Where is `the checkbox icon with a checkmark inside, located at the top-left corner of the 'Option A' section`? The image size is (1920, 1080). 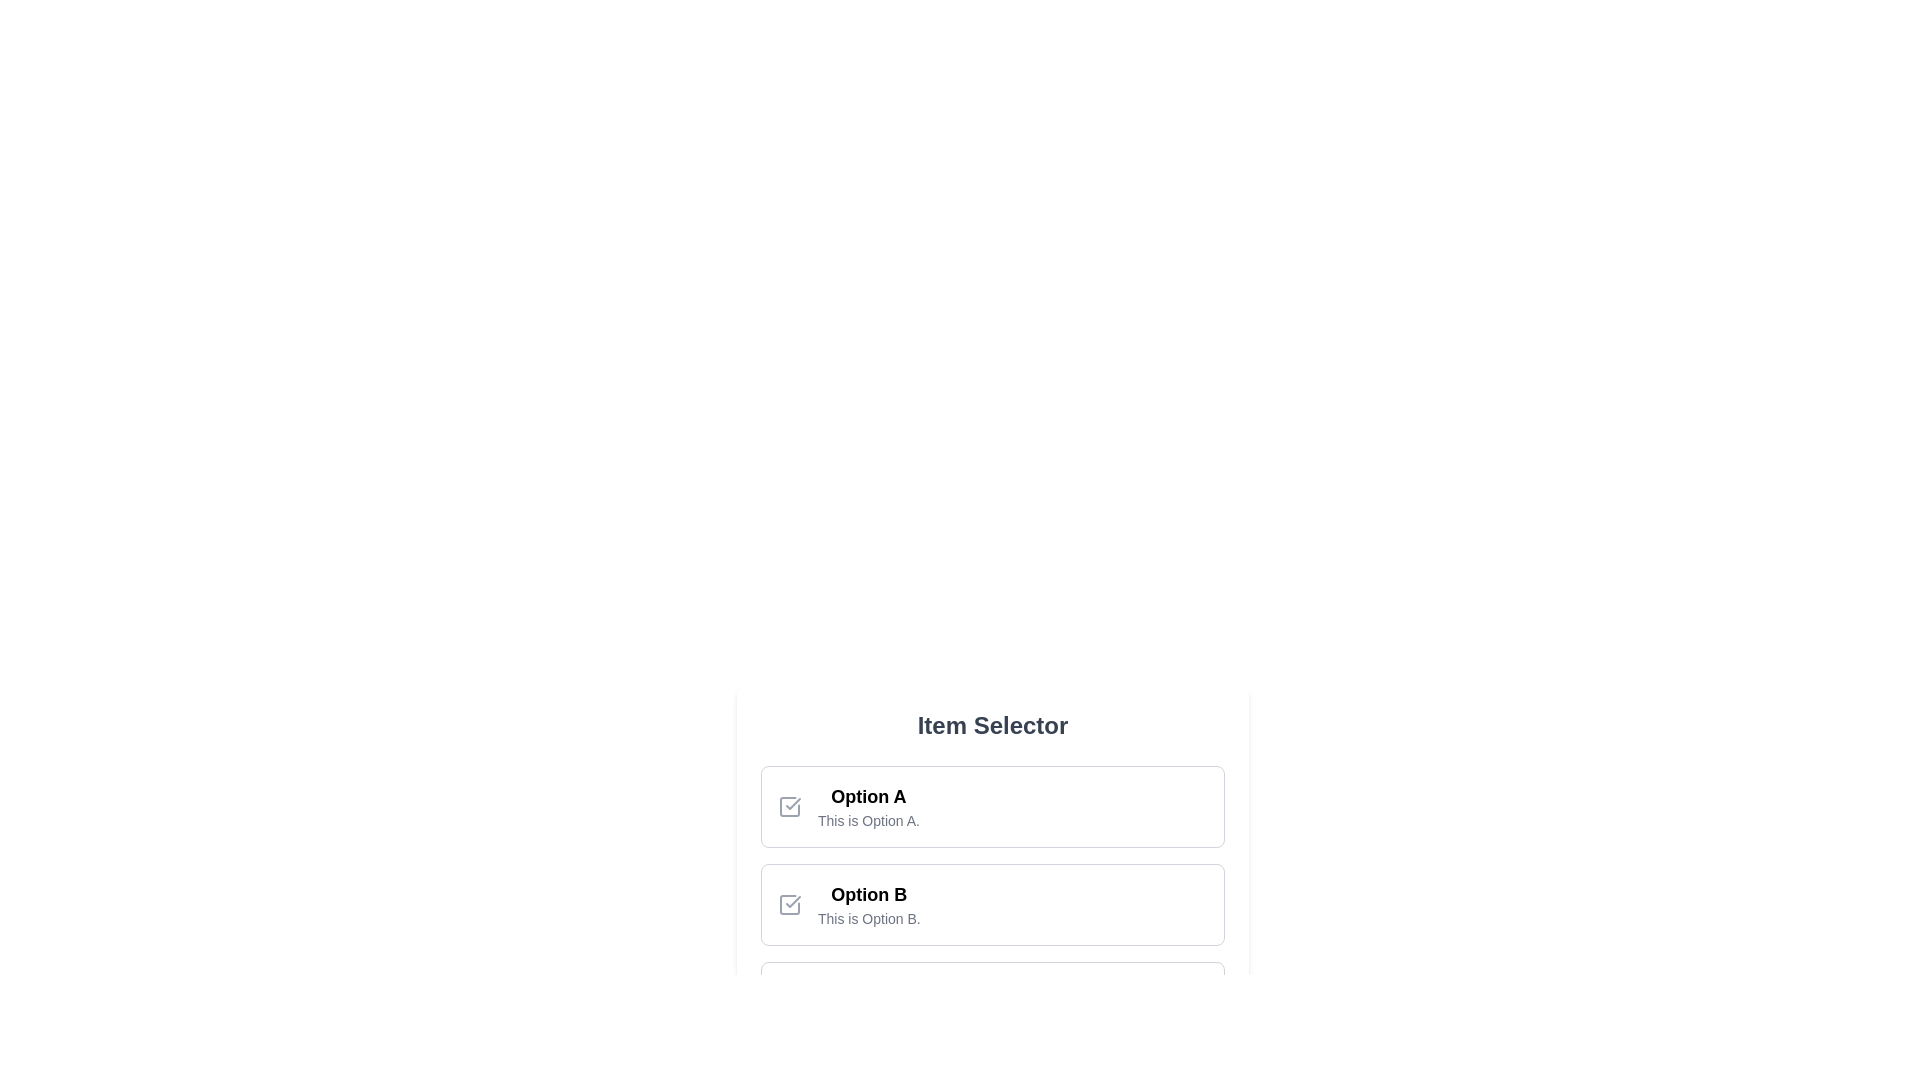
the checkbox icon with a checkmark inside, located at the top-left corner of the 'Option A' section is located at coordinates (789, 805).